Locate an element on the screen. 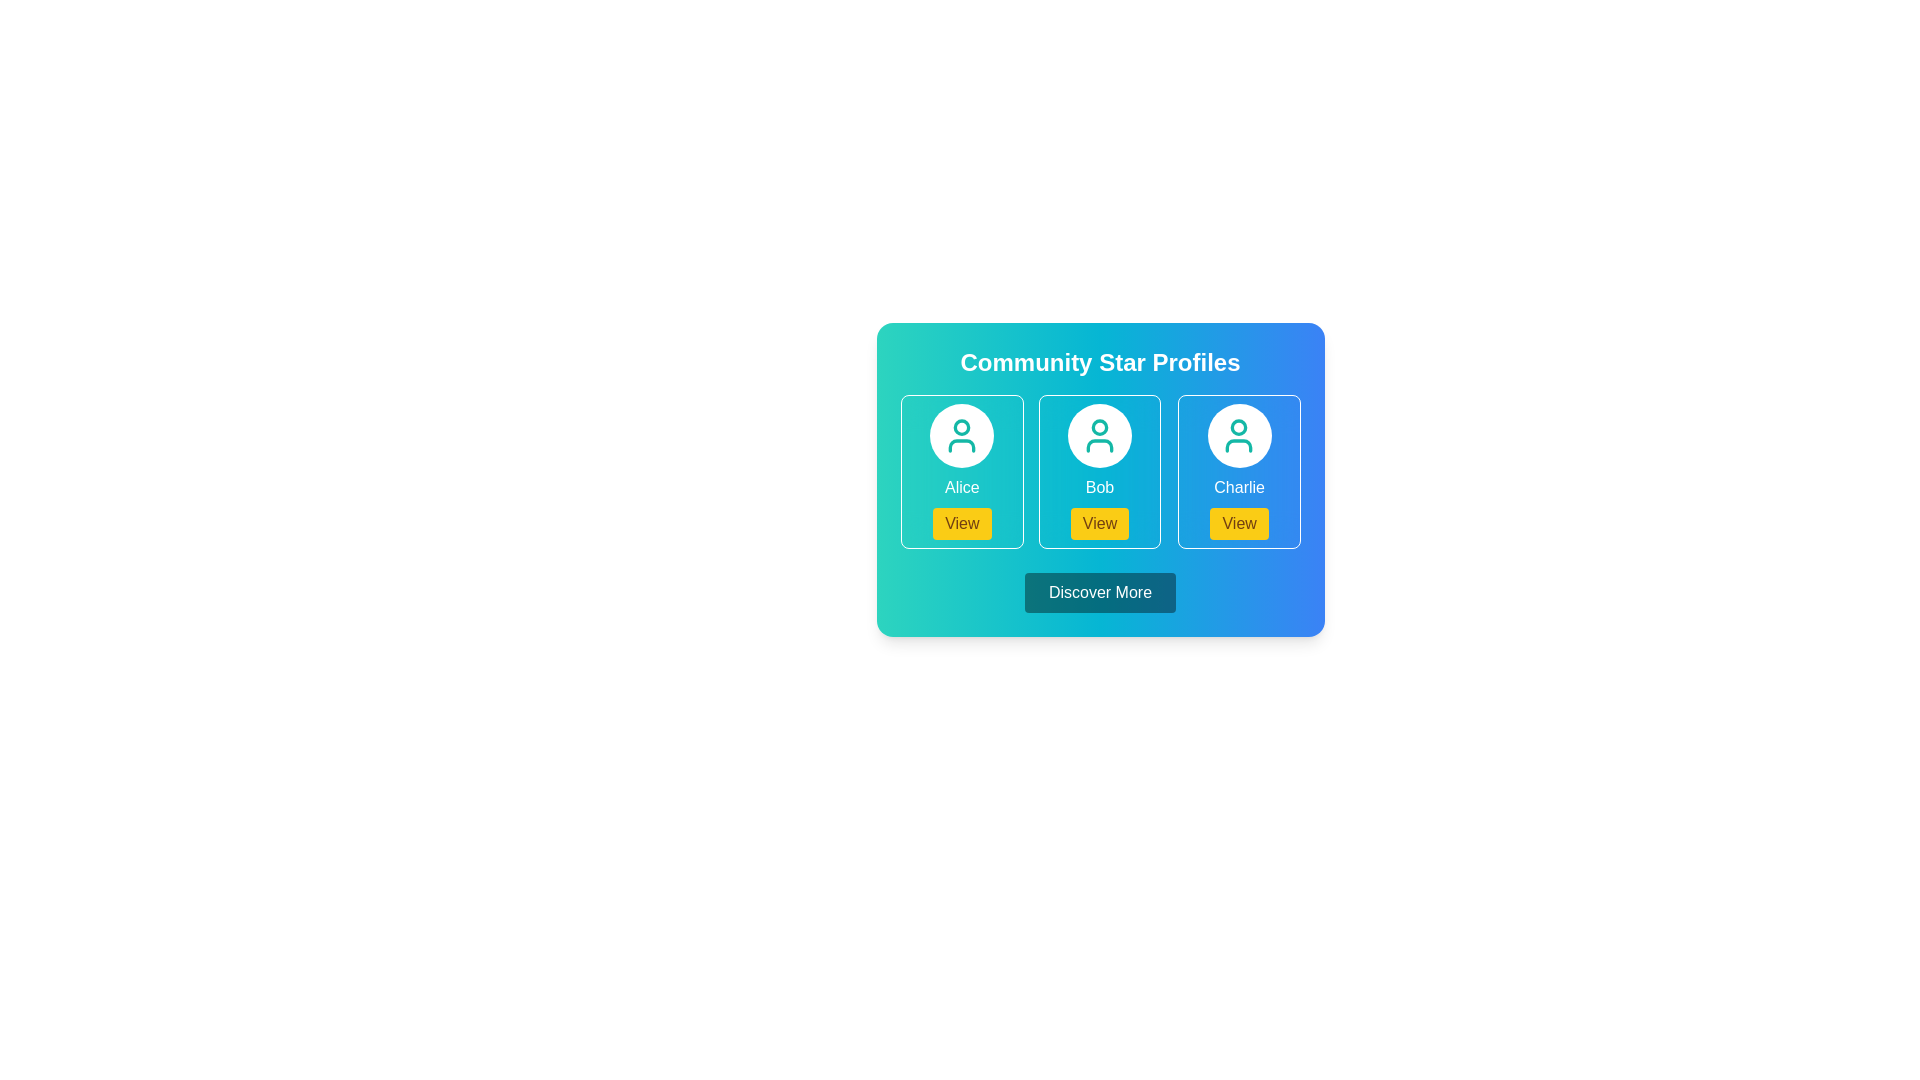 The image size is (1920, 1080). the user profile icon representing 'Alice' in the Community Star Profiles section, located at the top-left corner of the section is located at coordinates (961, 434).